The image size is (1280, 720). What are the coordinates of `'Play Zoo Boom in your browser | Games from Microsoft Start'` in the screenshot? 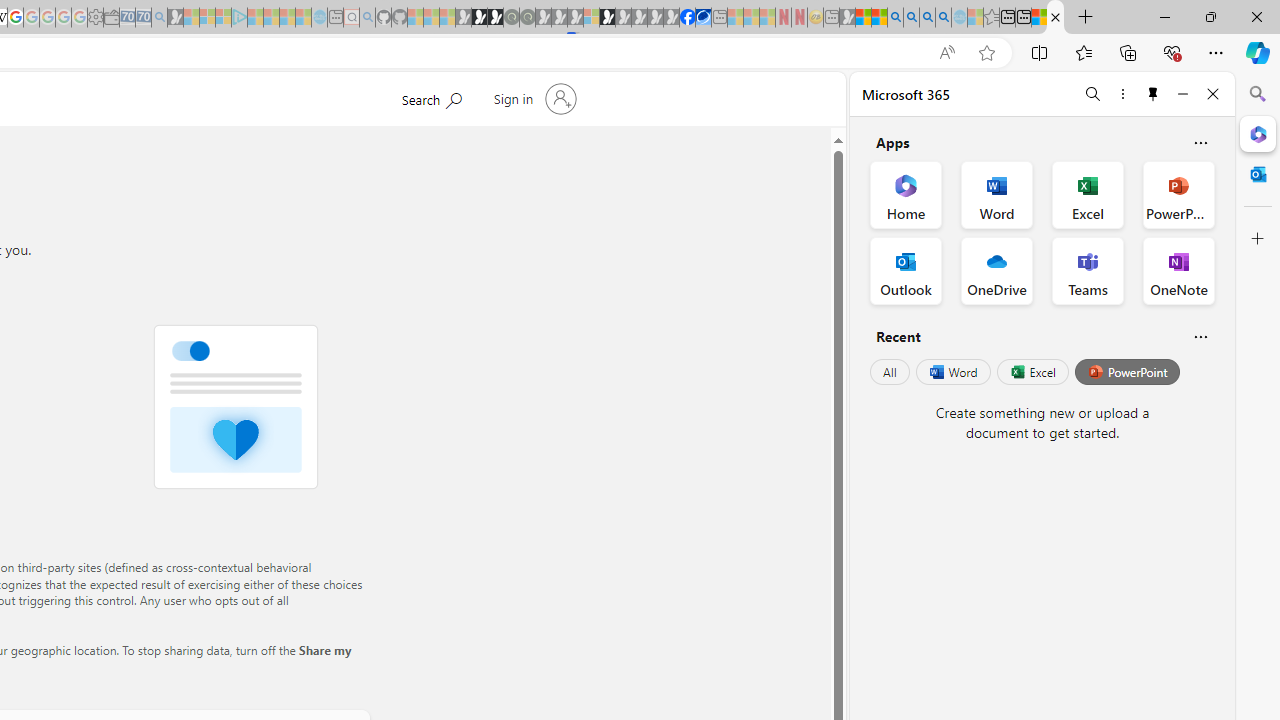 It's located at (480, 17).